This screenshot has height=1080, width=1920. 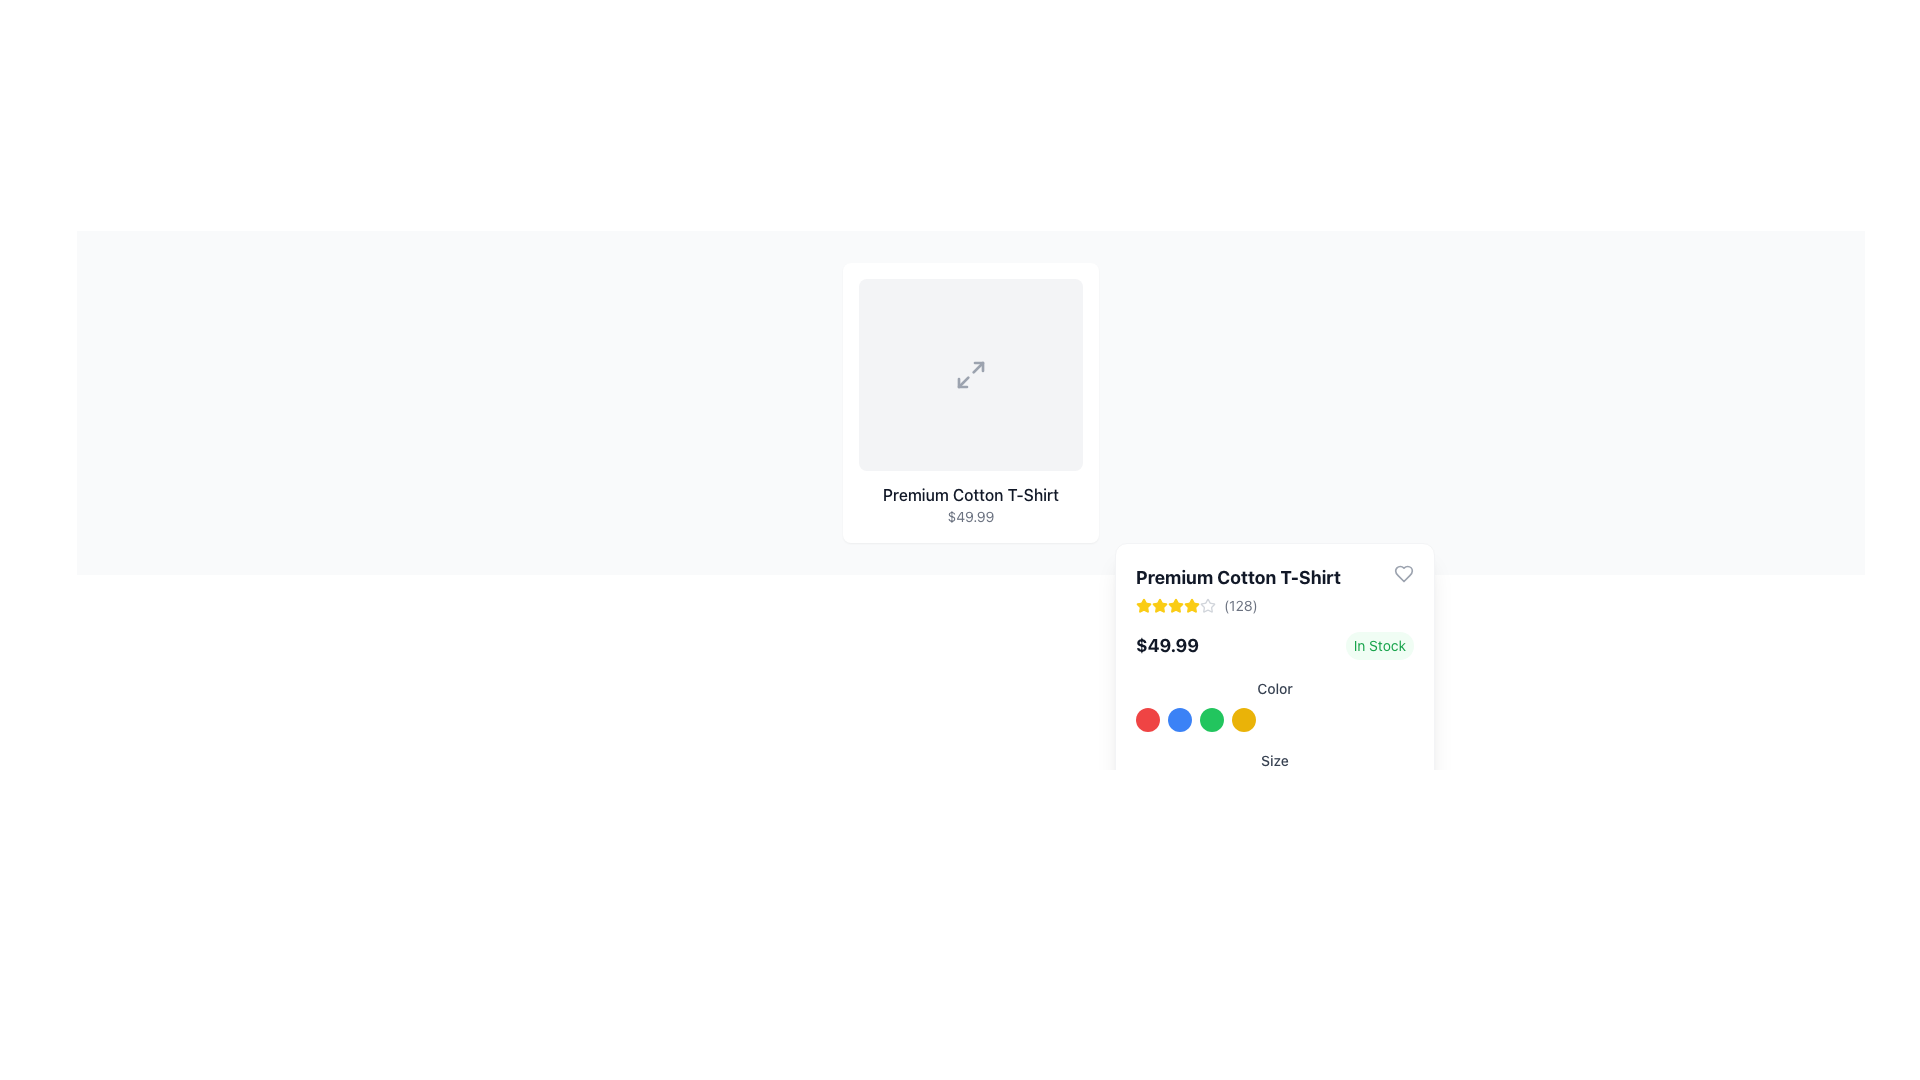 What do you see at coordinates (1237, 578) in the screenshot?
I see `the text label that serves as the title or heading for the product named 'Premium Cotton T-Shirt', which is located at the top of the content, above the rating stars and review count` at bounding box center [1237, 578].